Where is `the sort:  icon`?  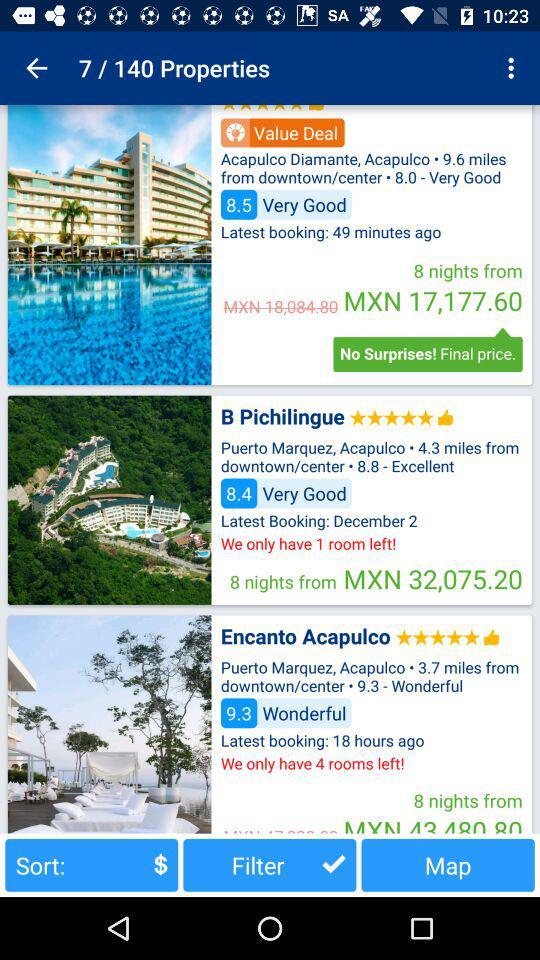 the sort:  icon is located at coordinates (90, 864).